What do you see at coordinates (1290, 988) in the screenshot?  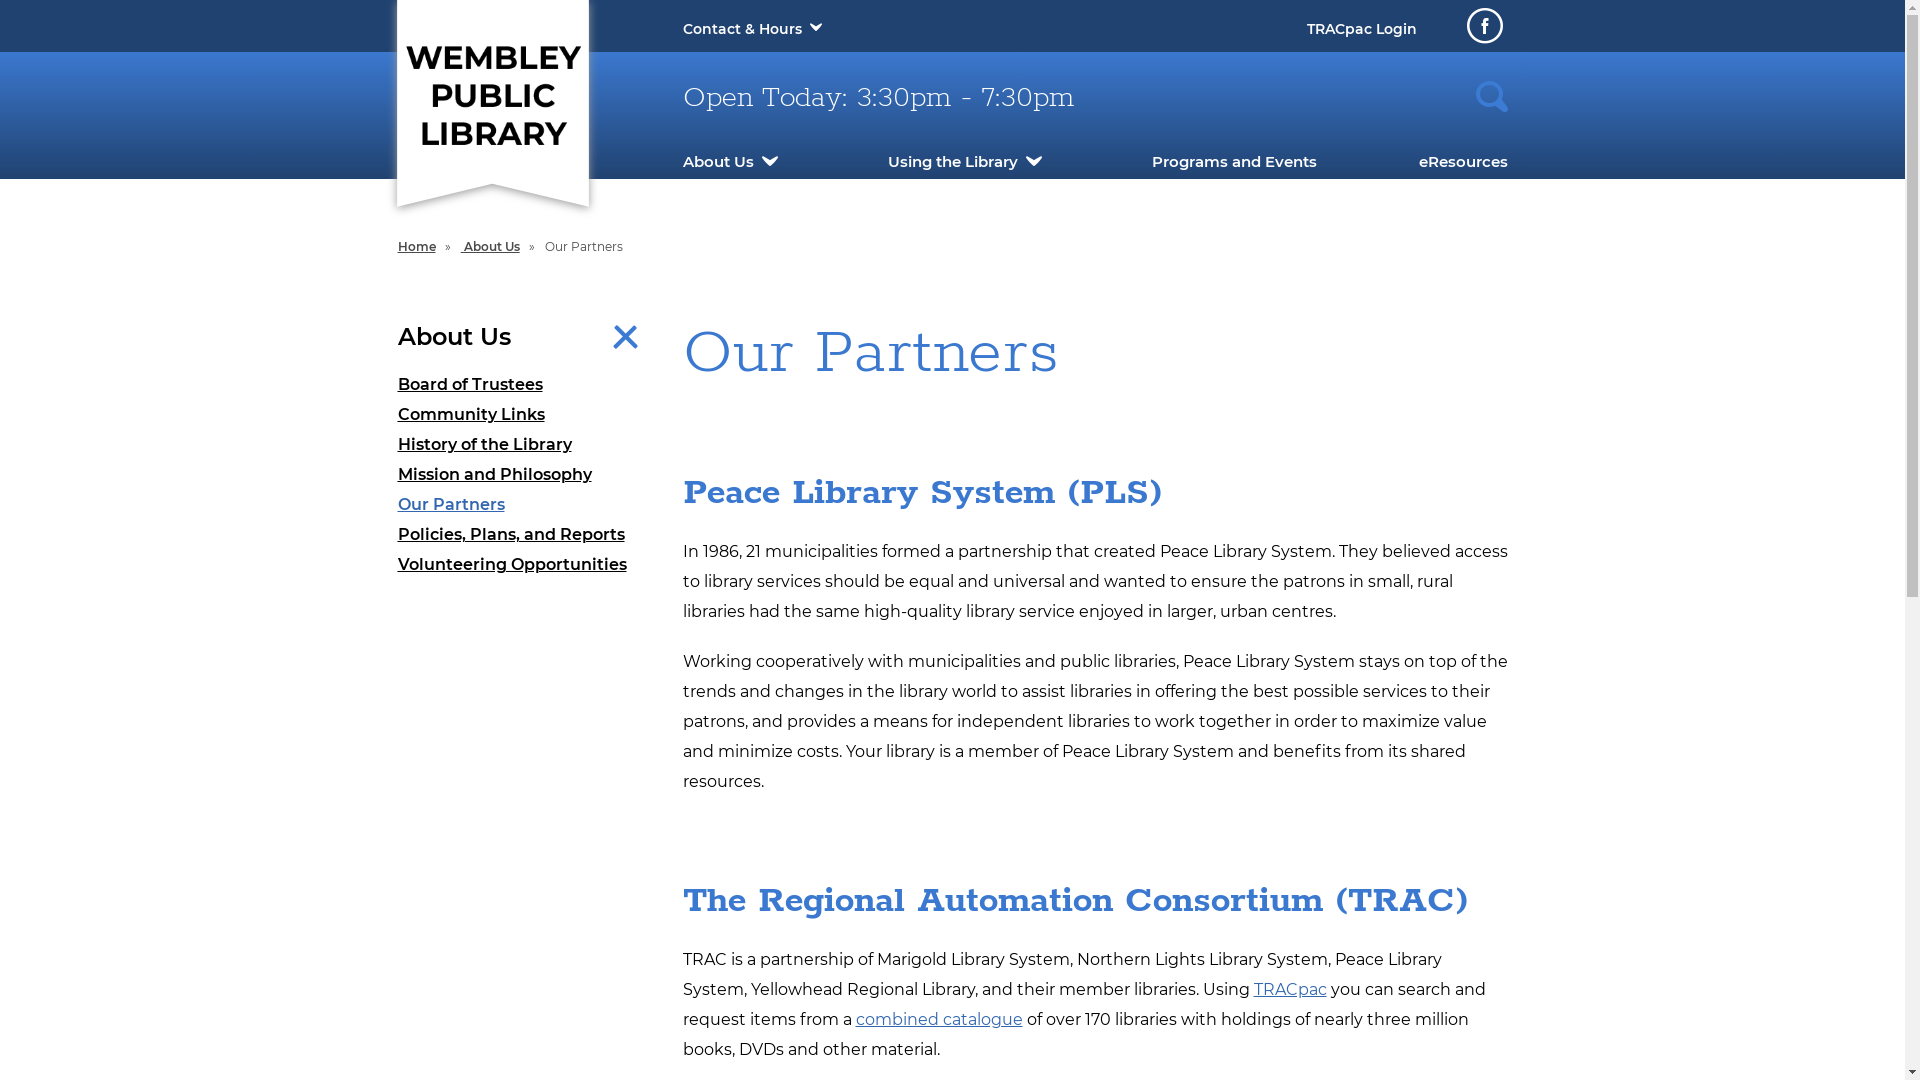 I see `'TRACpac'` at bounding box center [1290, 988].